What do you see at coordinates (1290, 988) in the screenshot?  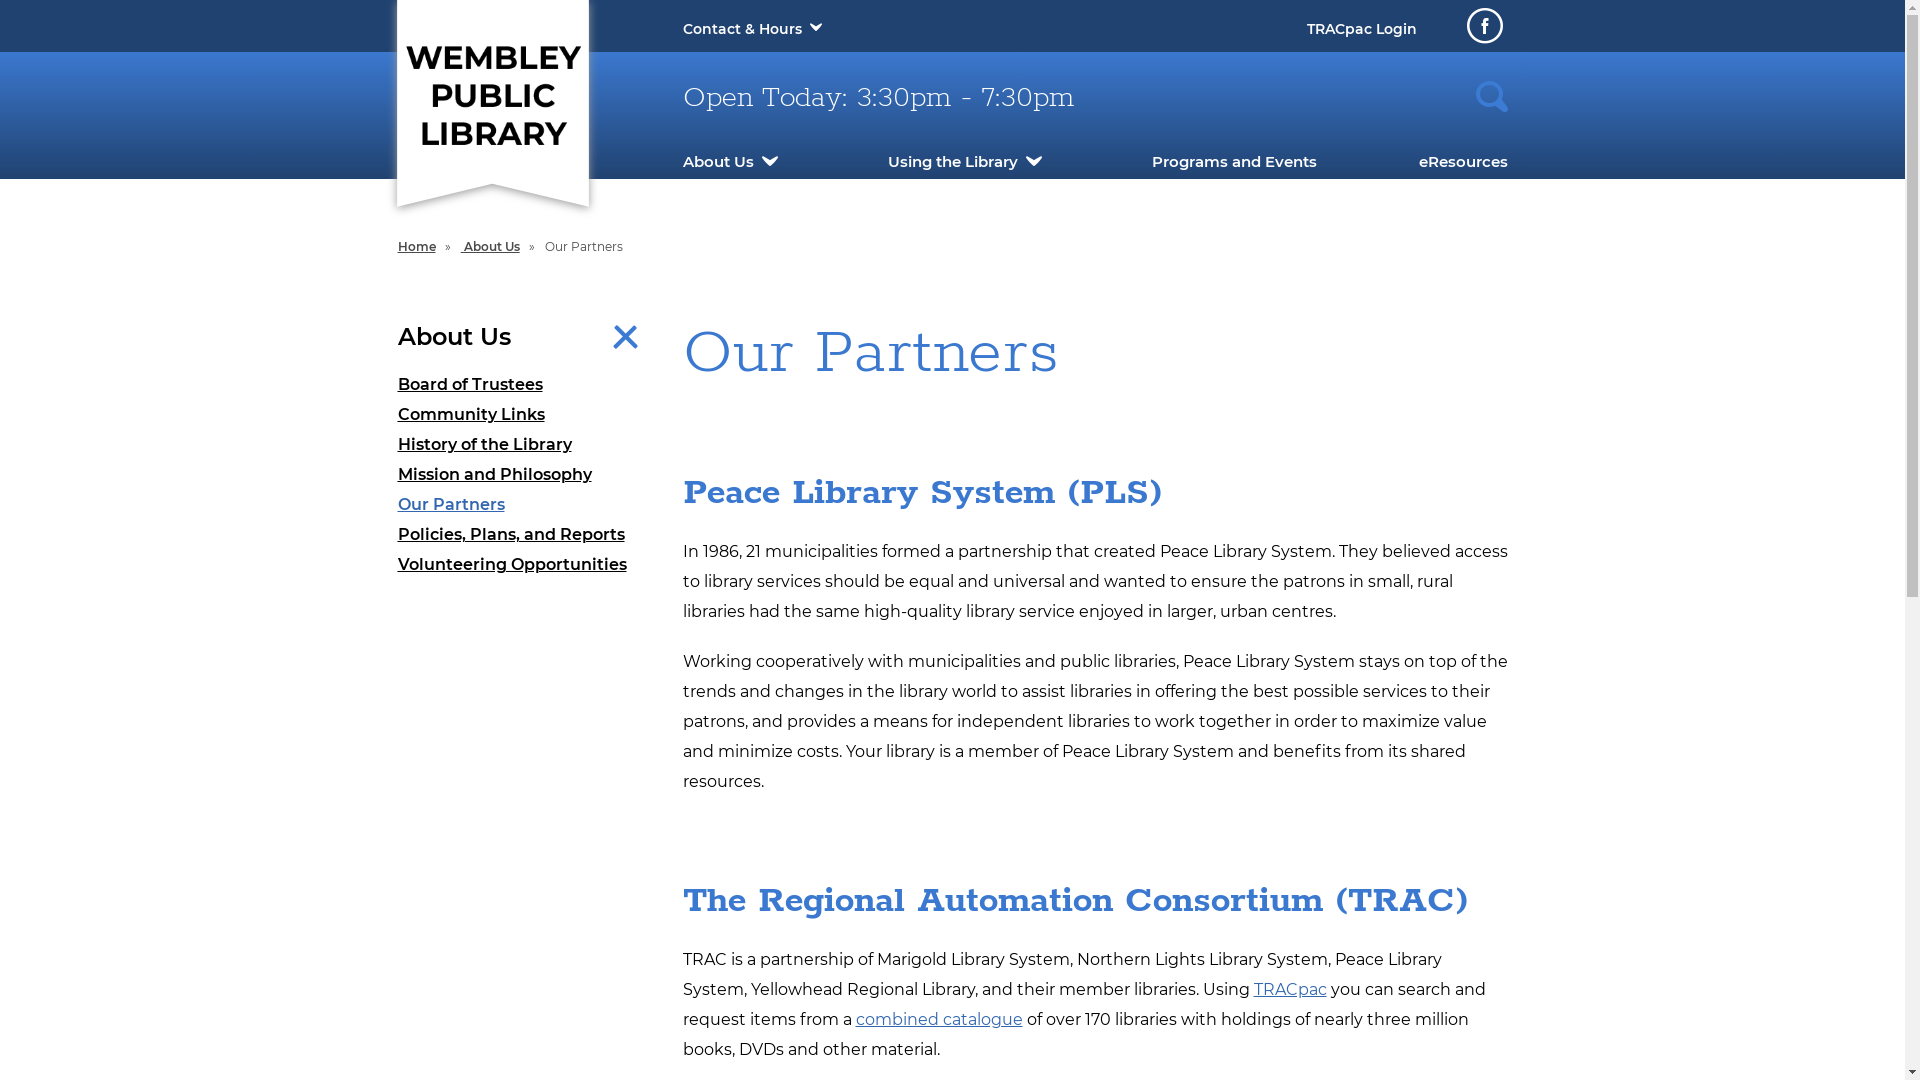 I see `'TRACpac'` at bounding box center [1290, 988].